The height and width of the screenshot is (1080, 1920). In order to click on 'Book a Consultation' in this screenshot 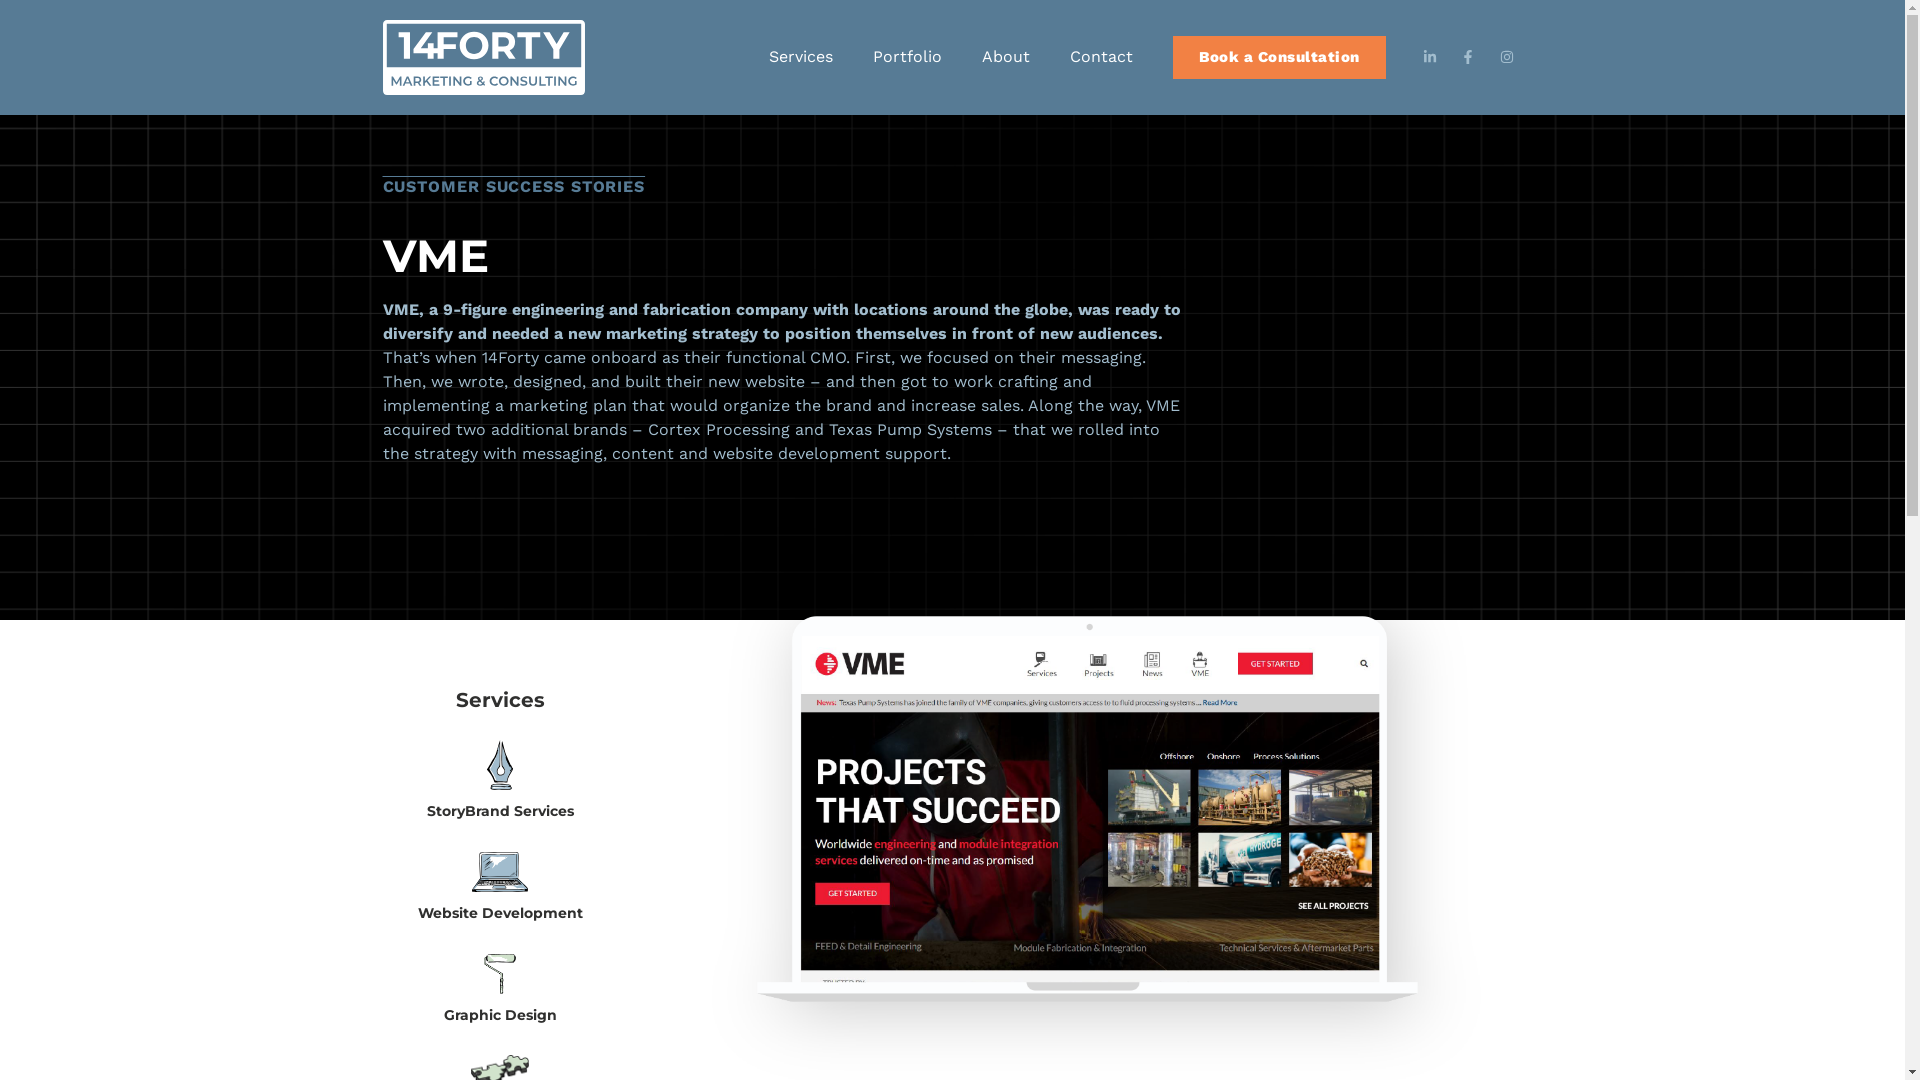, I will do `click(1172, 56)`.